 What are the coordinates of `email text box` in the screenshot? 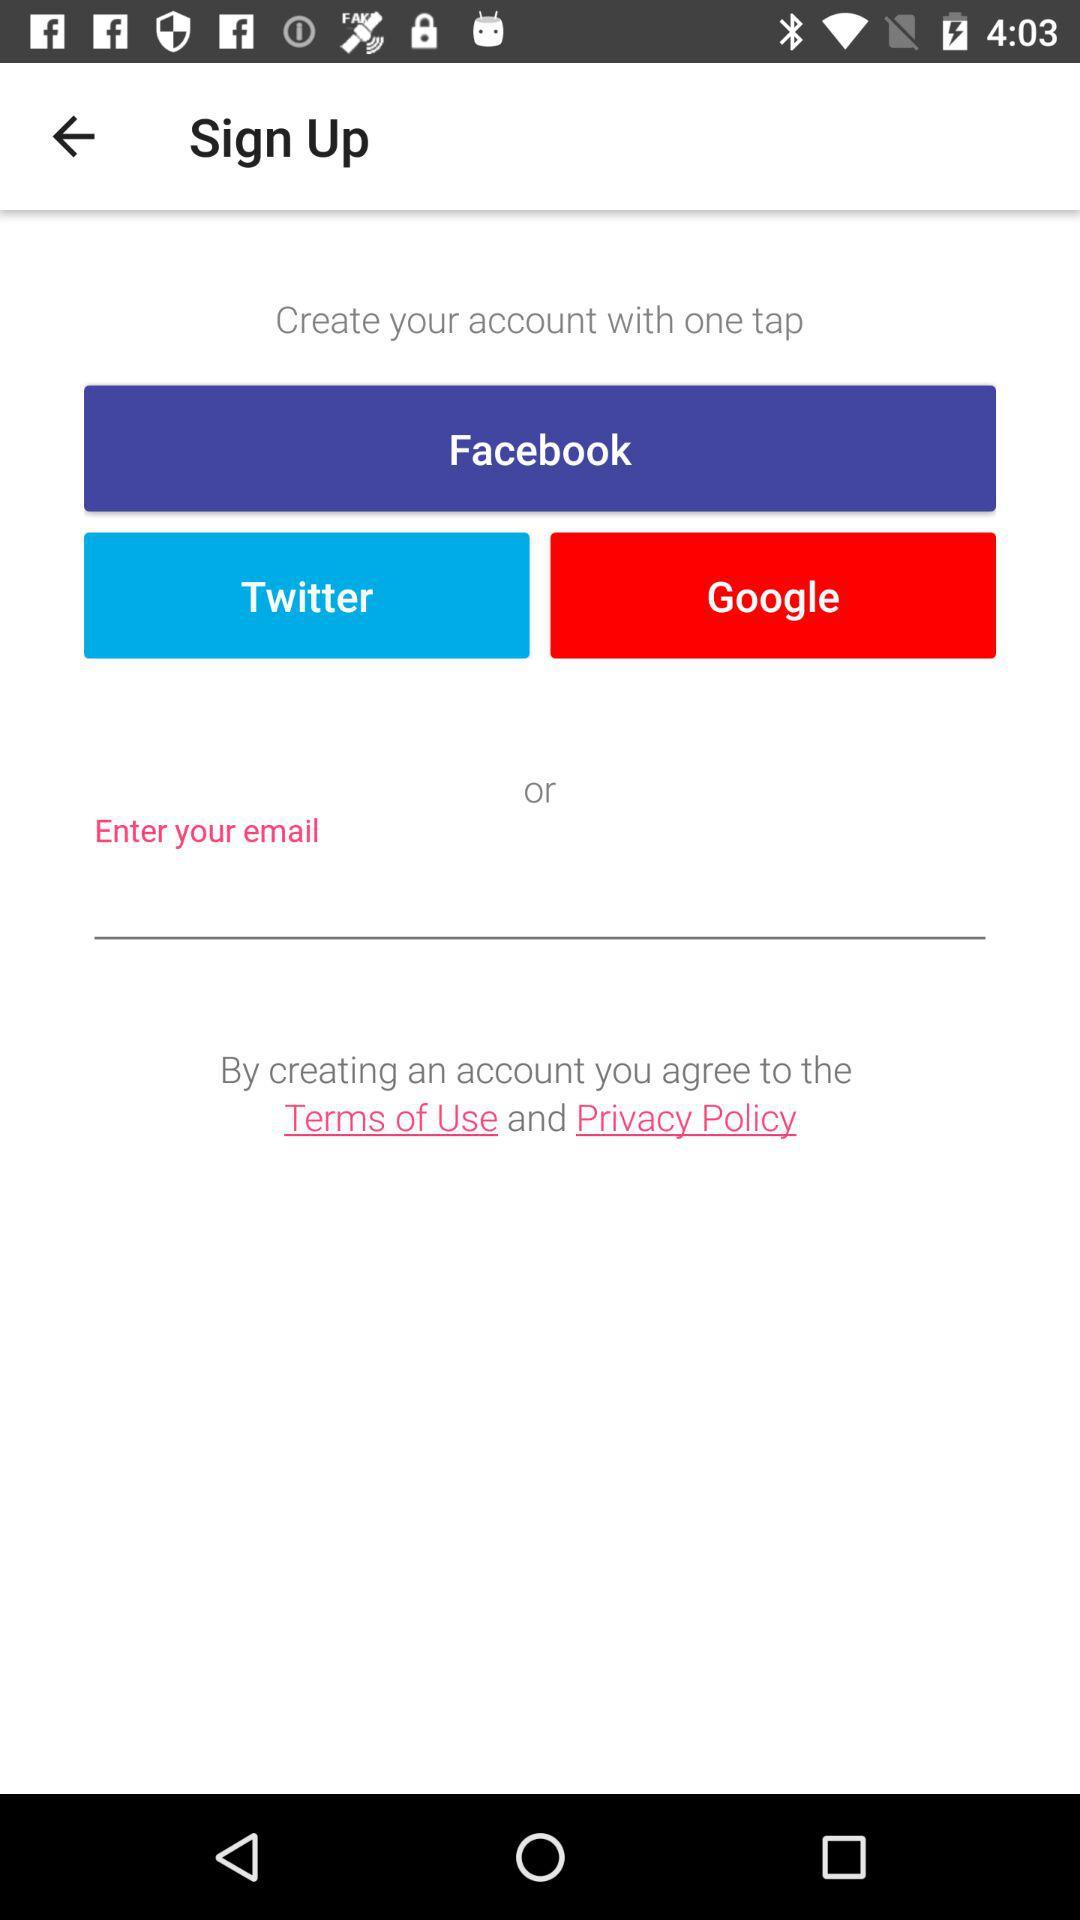 It's located at (540, 899).